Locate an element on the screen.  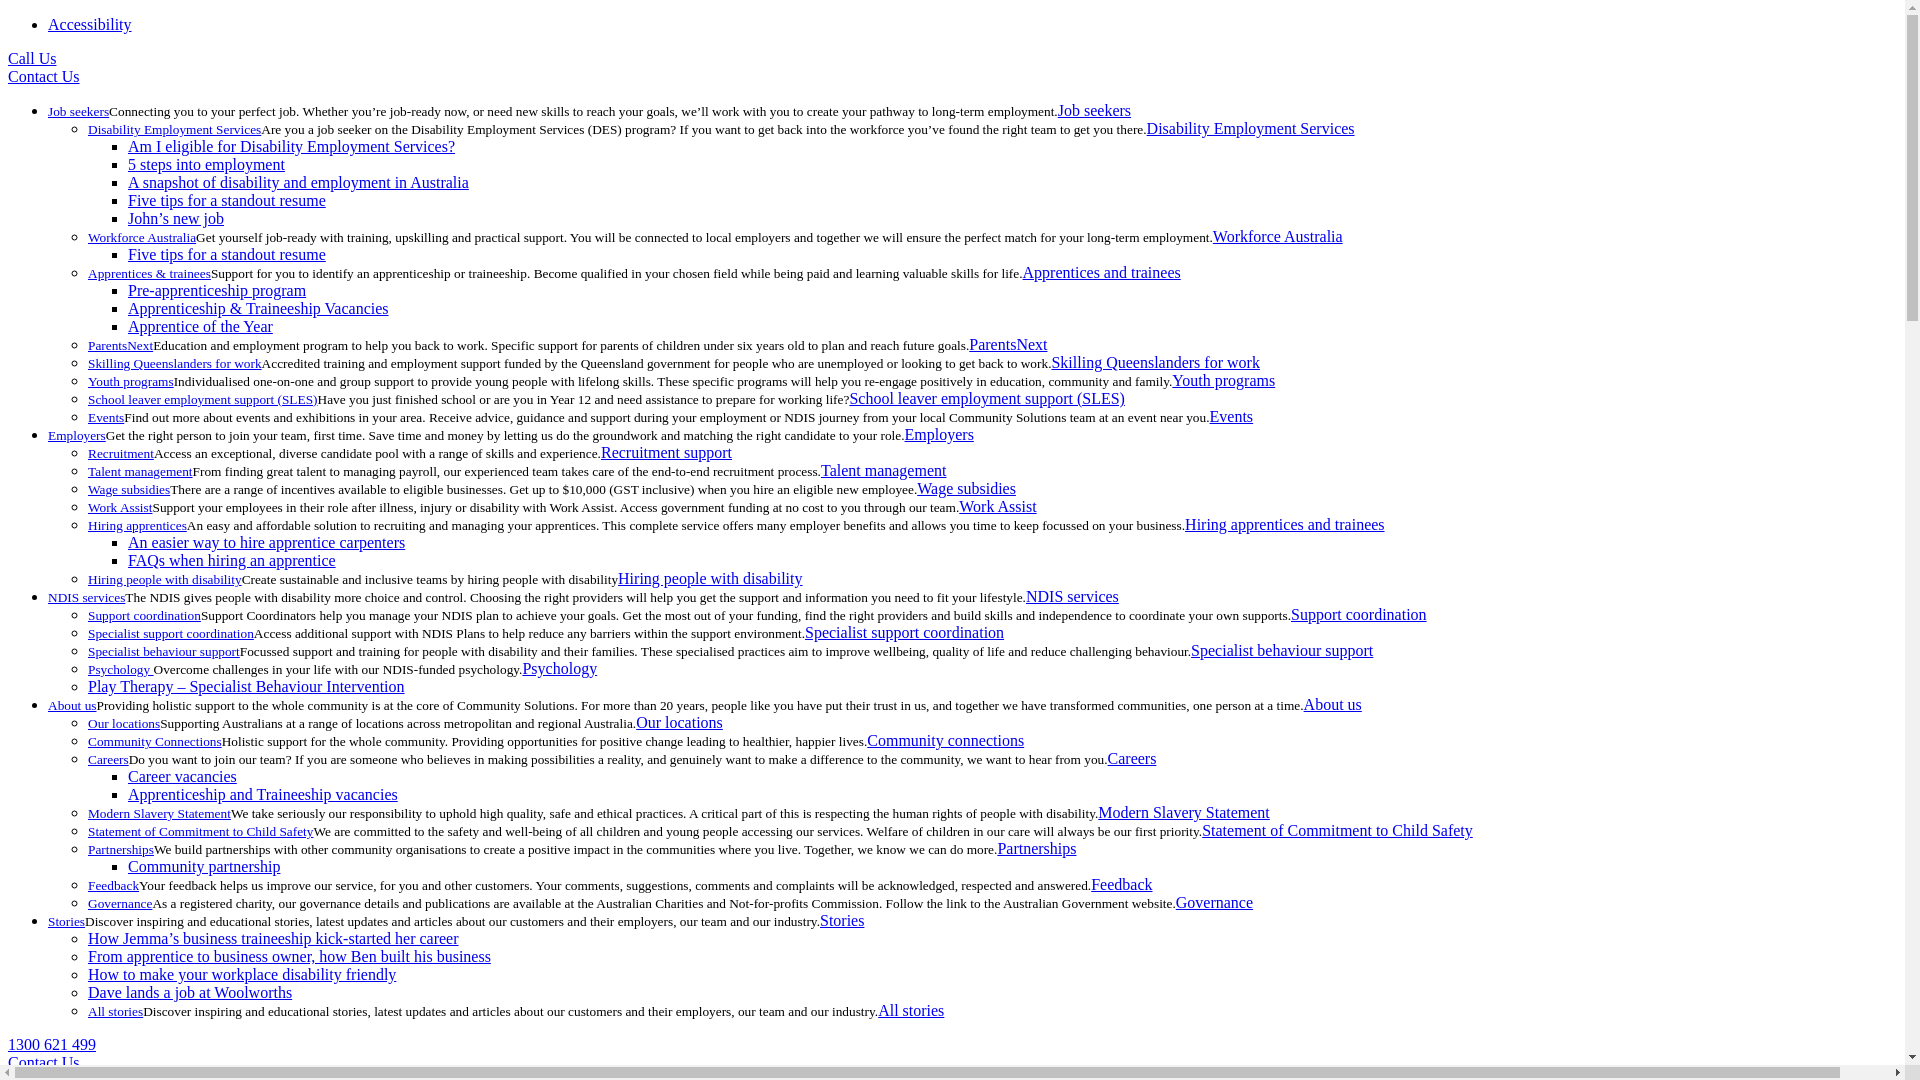
'Career vacancies' is located at coordinates (182, 775).